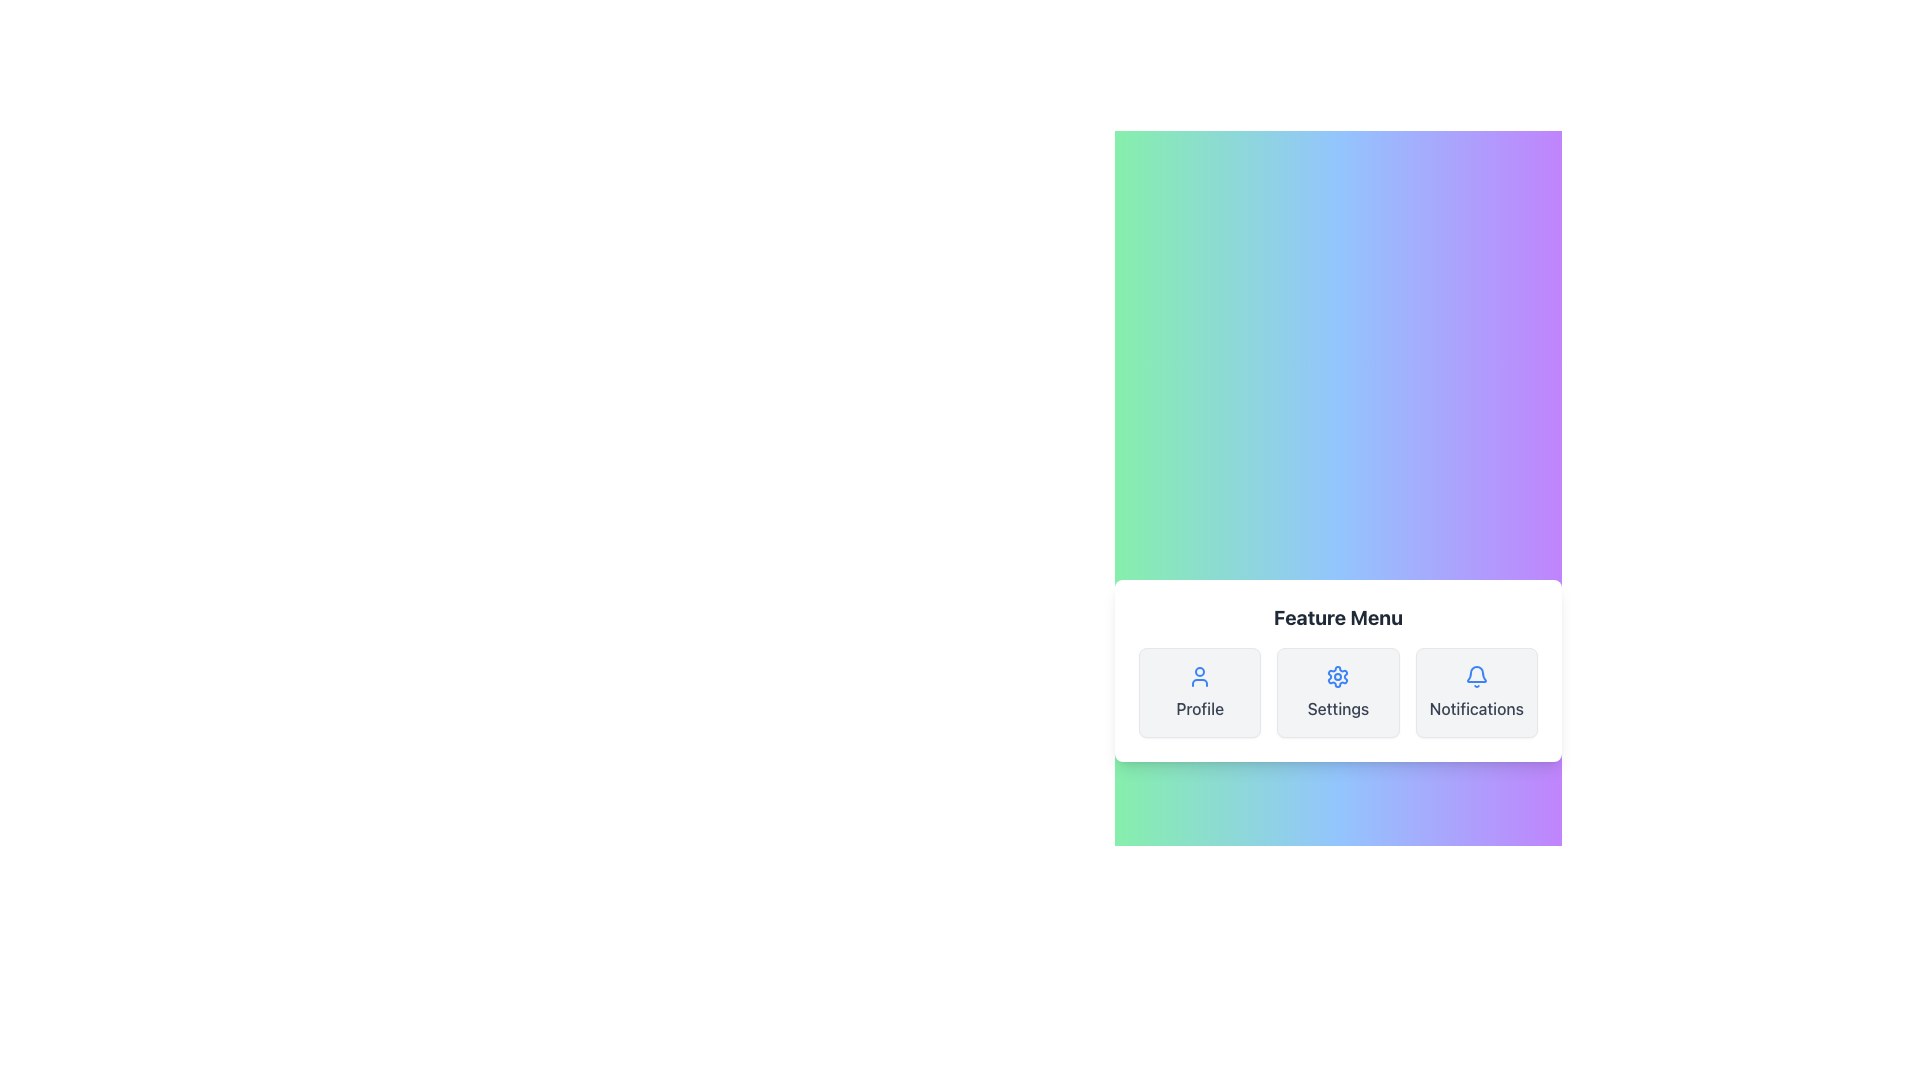 The width and height of the screenshot is (1920, 1080). What do you see at coordinates (1338, 676) in the screenshot?
I see `the settings icon located centrally within its button, which is the second button from the left in the 'Feature Menu'` at bounding box center [1338, 676].